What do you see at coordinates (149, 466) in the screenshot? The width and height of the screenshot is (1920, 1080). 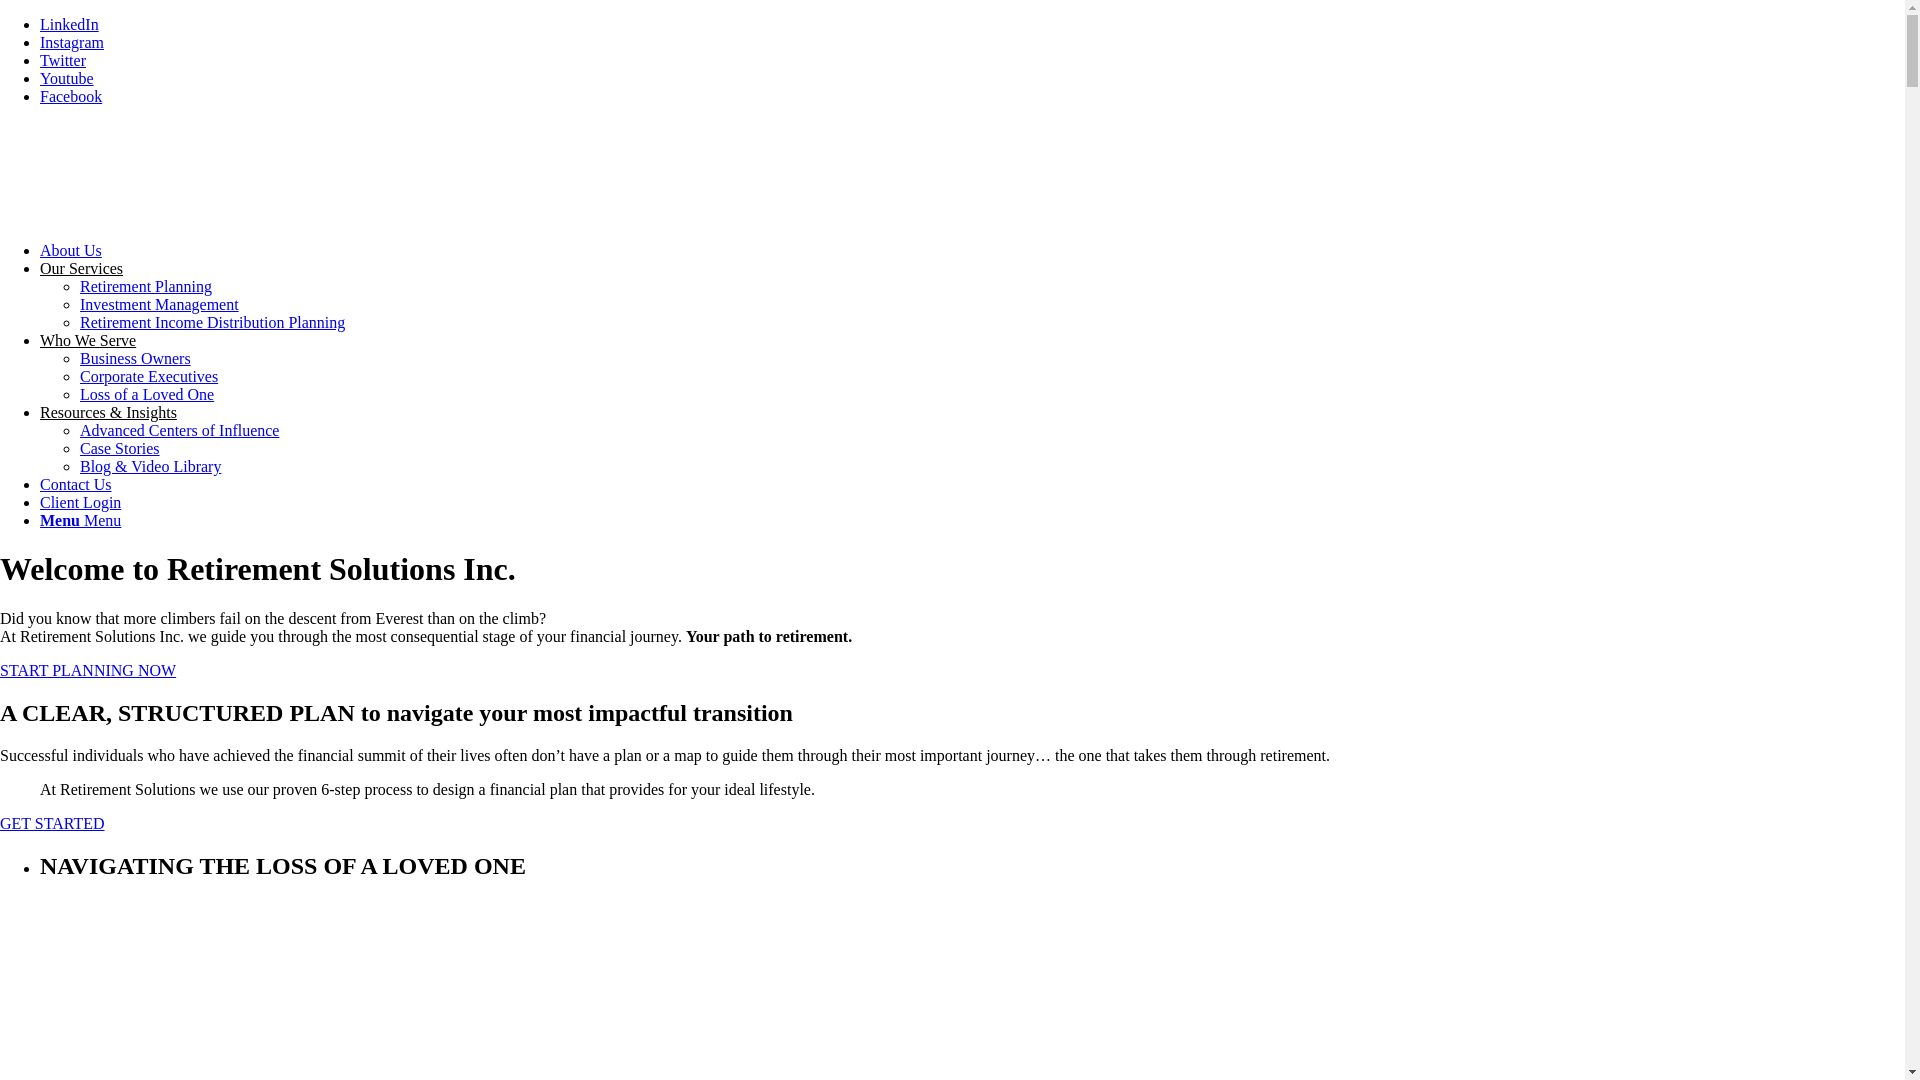 I see `'Blog & Video Library'` at bounding box center [149, 466].